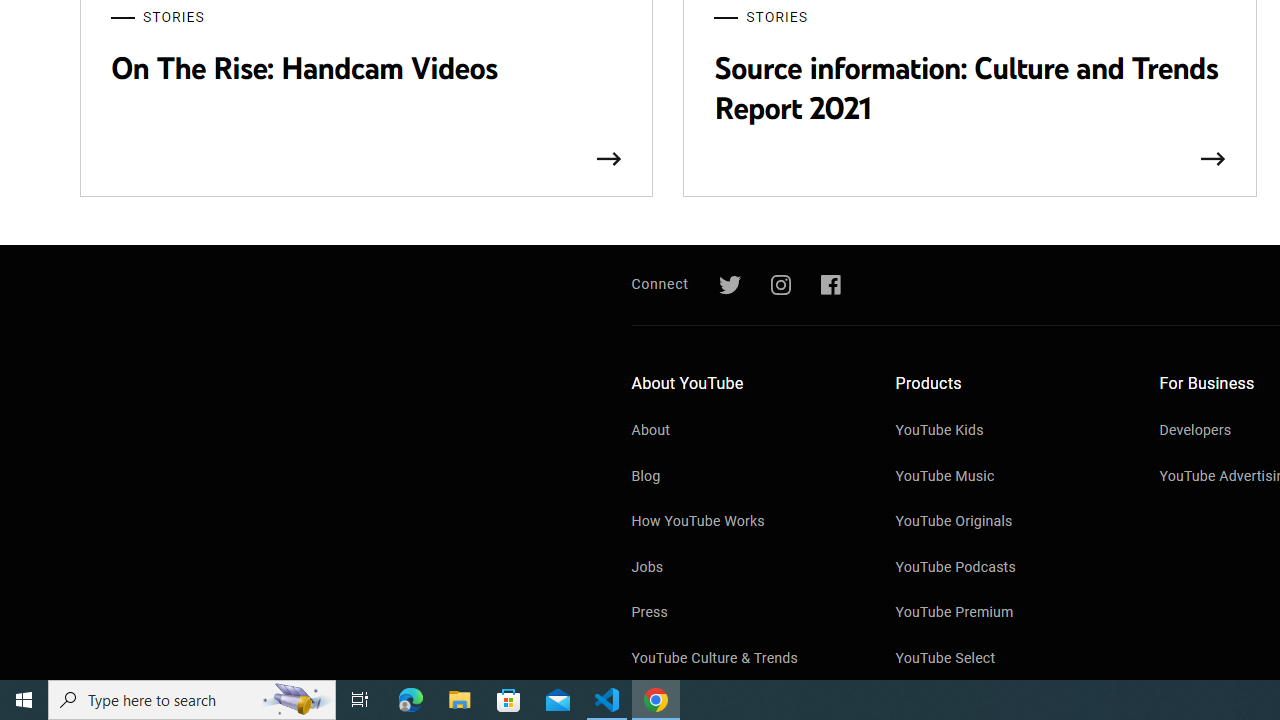 The width and height of the screenshot is (1280, 720). I want to click on 'YouTube Originals', so click(1007, 522).